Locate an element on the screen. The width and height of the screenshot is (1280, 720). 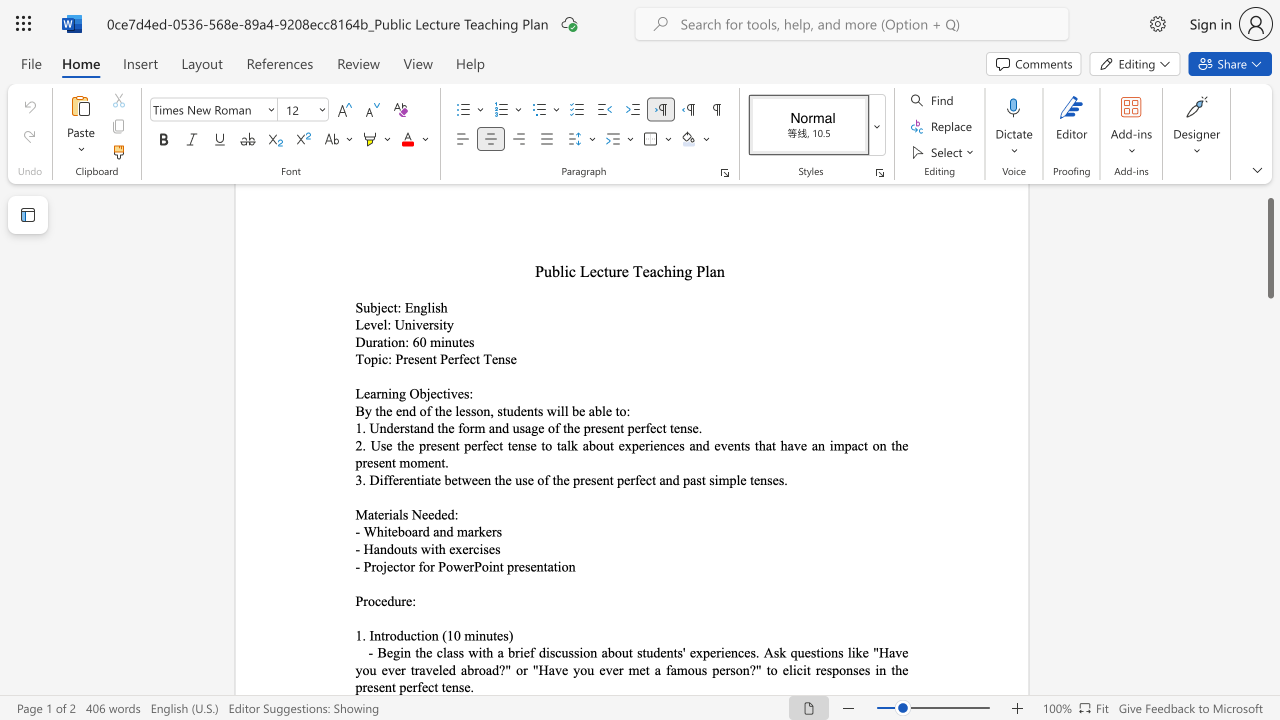
the subset text "Begin the c" within the text "- Begin the class with a brief discussion about students" is located at coordinates (377, 652).